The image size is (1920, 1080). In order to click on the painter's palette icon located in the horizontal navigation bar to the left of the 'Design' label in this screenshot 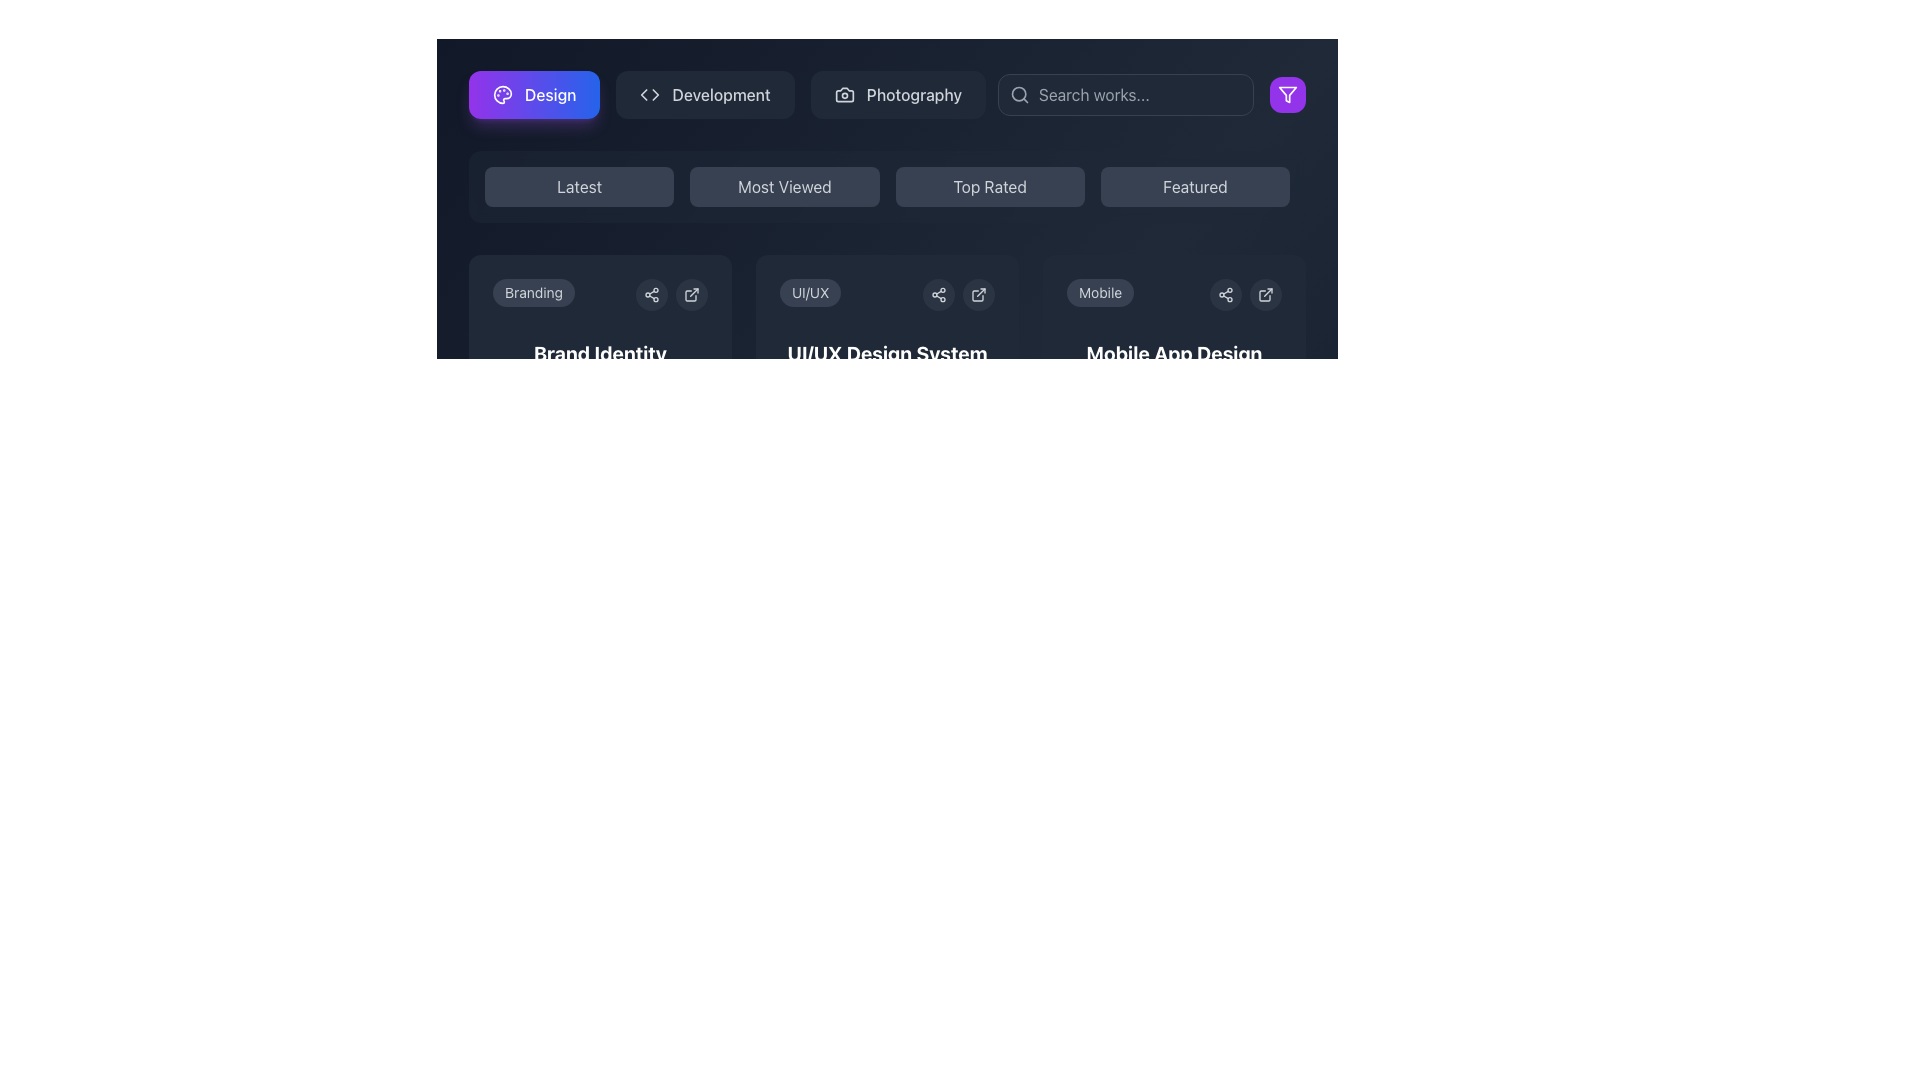, I will do `click(503, 95)`.